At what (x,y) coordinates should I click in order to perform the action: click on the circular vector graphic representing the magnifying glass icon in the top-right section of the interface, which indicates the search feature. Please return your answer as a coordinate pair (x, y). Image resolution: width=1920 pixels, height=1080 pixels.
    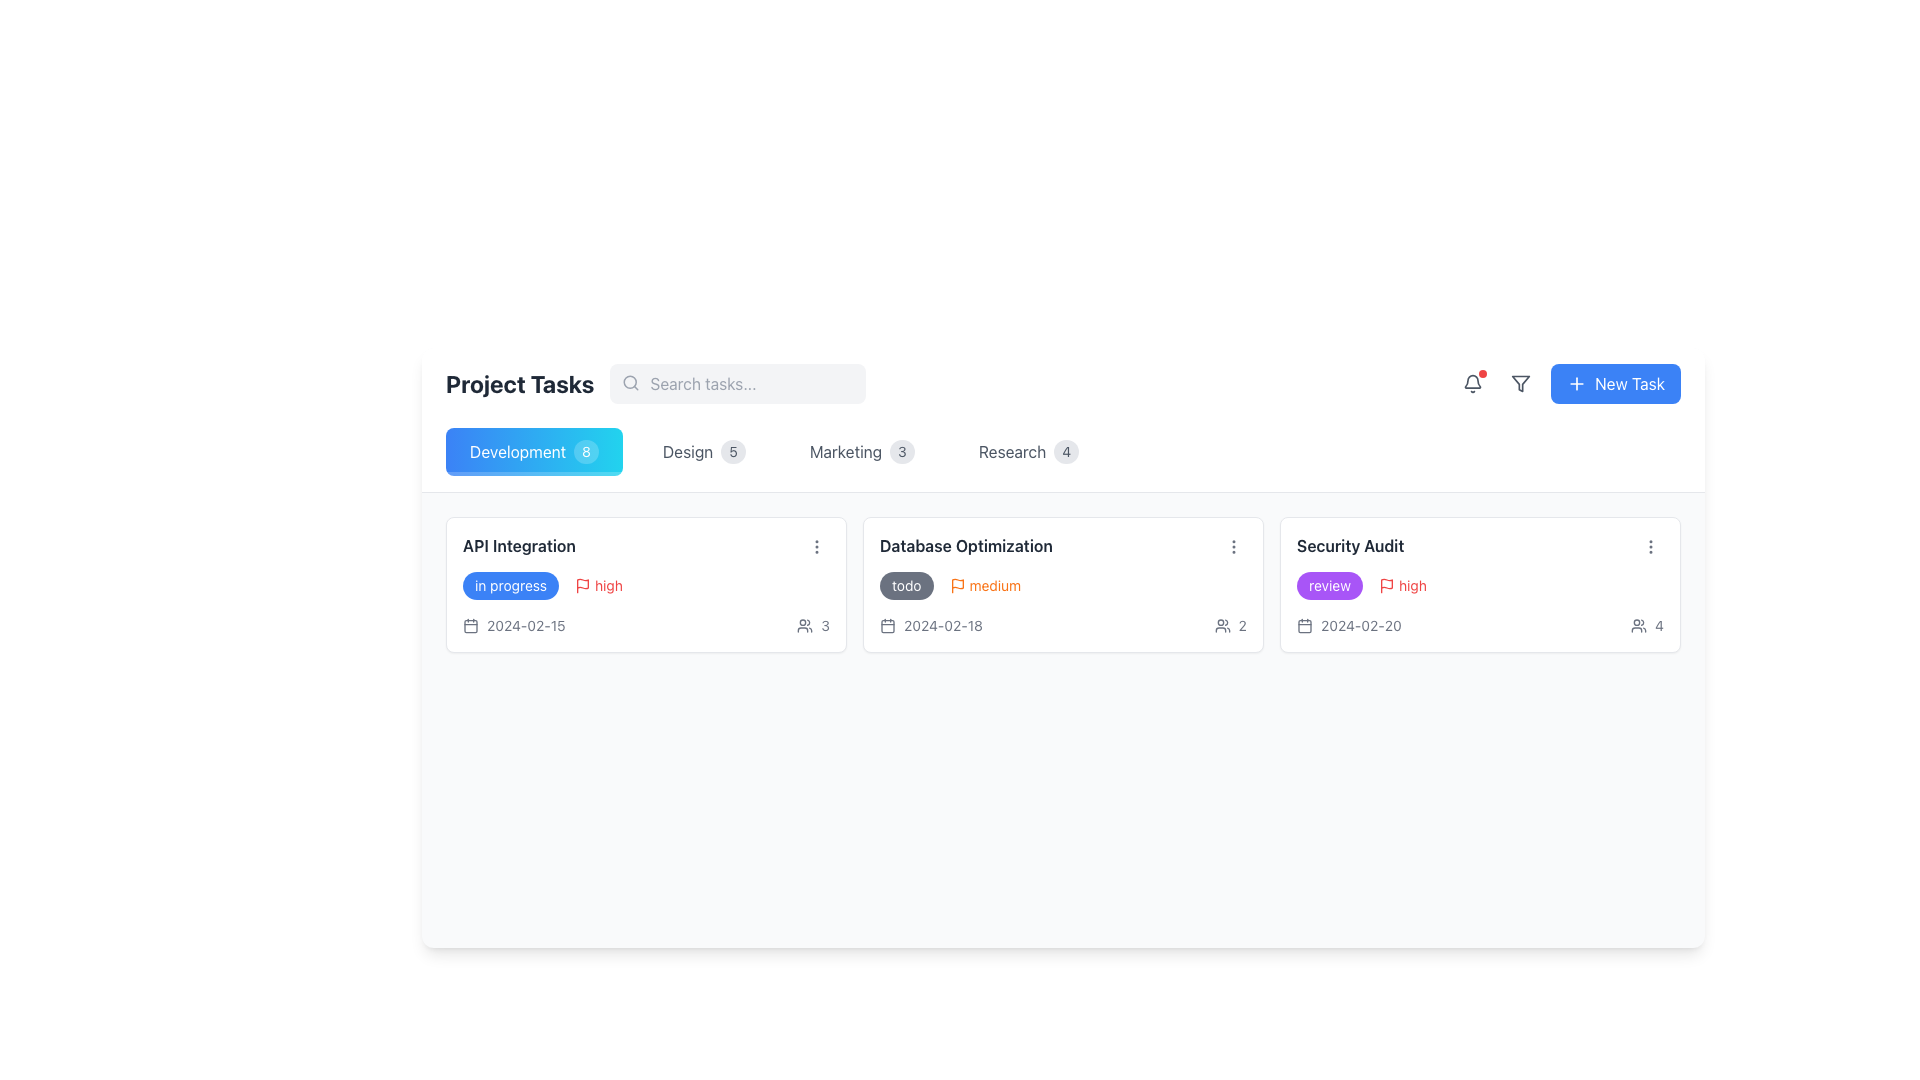
    Looking at the image, I should click on (629, 382).